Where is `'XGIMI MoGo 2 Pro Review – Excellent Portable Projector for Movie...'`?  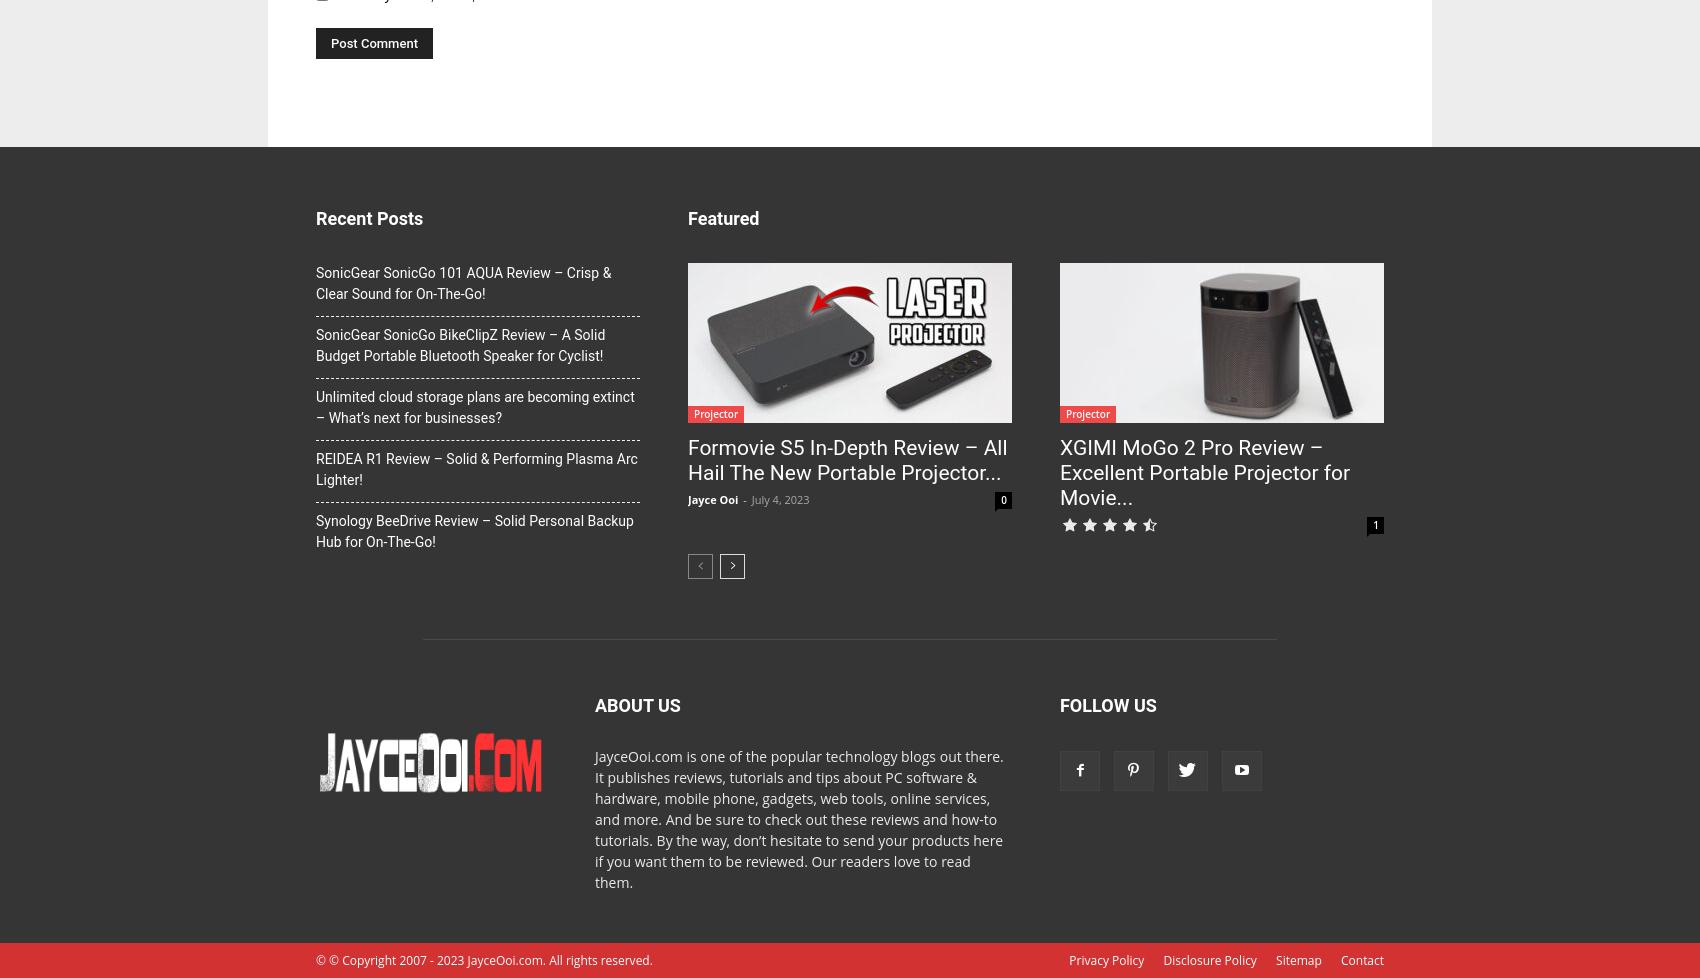
'XGIMI MoGo 2 Pro Review – Excellent Portable Projector for Movie...' is located at coordinates (1203, 471).